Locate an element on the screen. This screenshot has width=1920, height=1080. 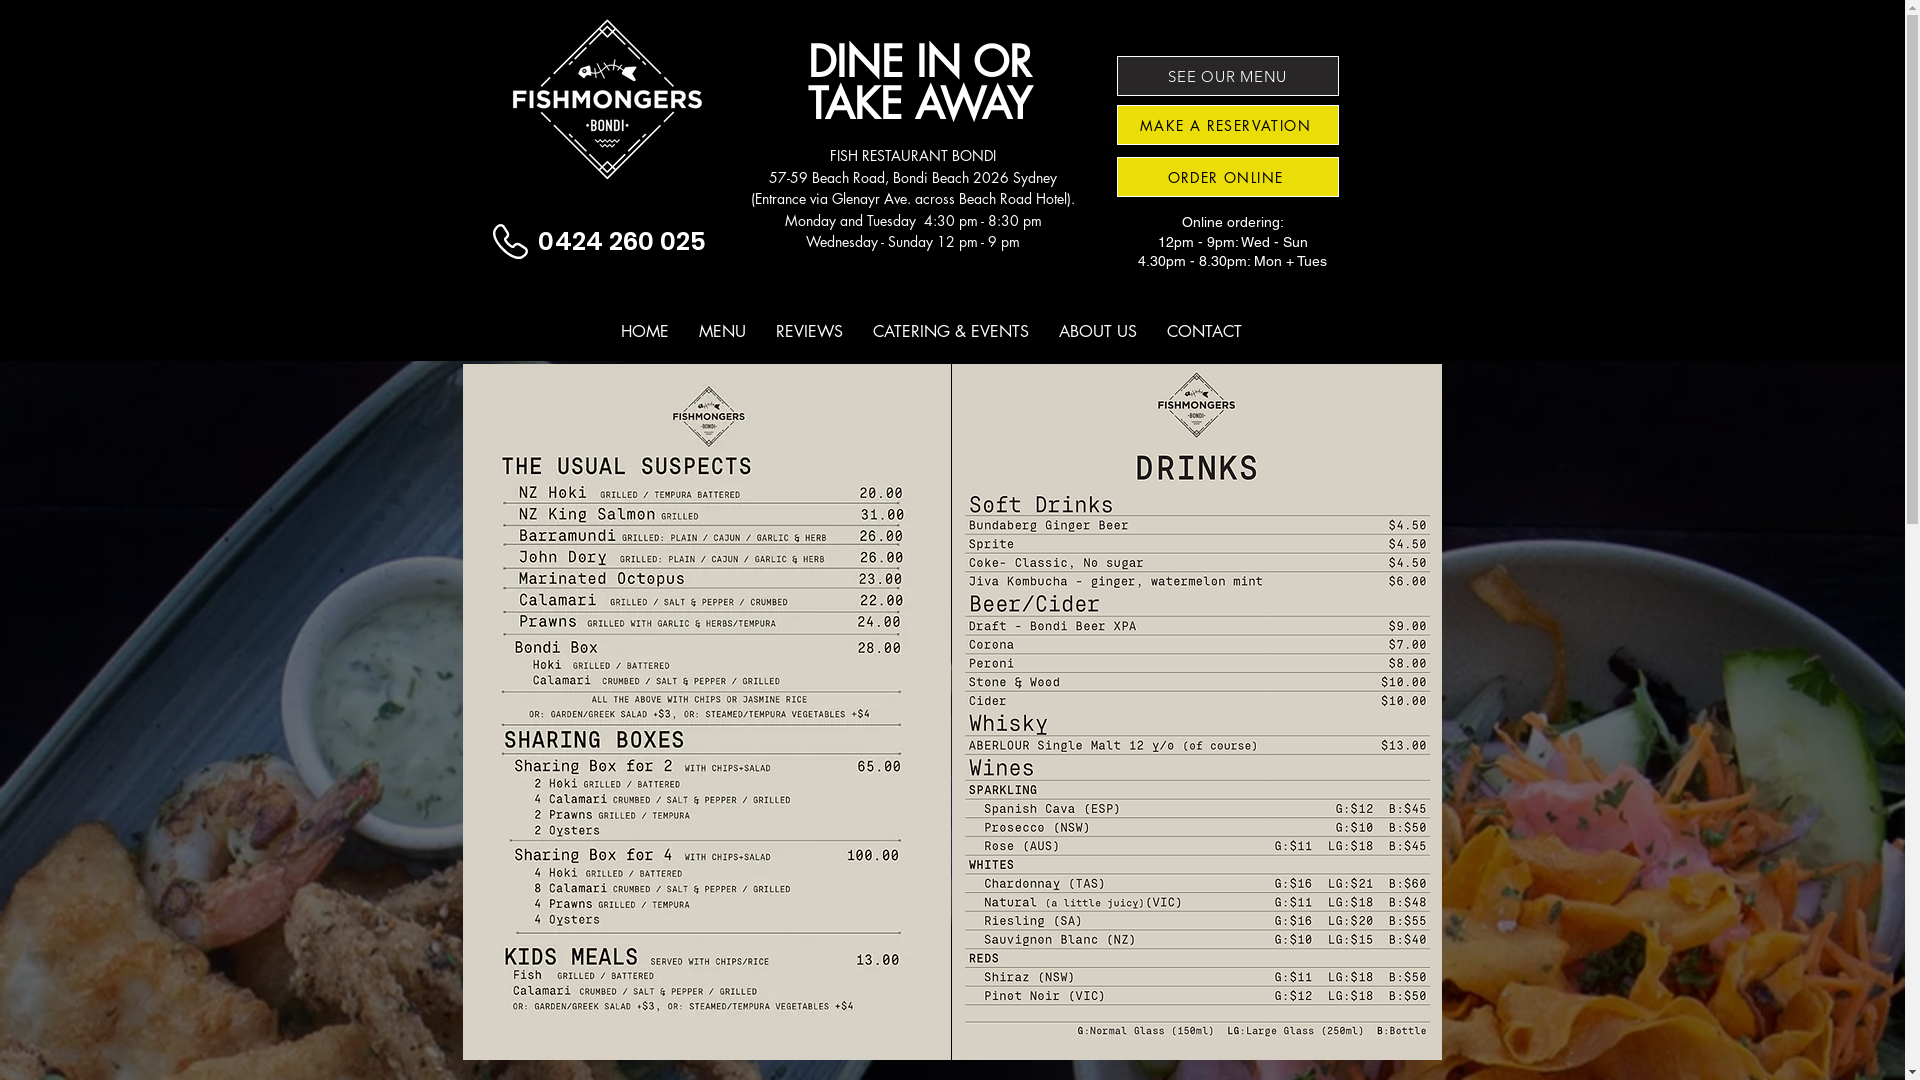
'HOME' is located at coordinates (644, 330).